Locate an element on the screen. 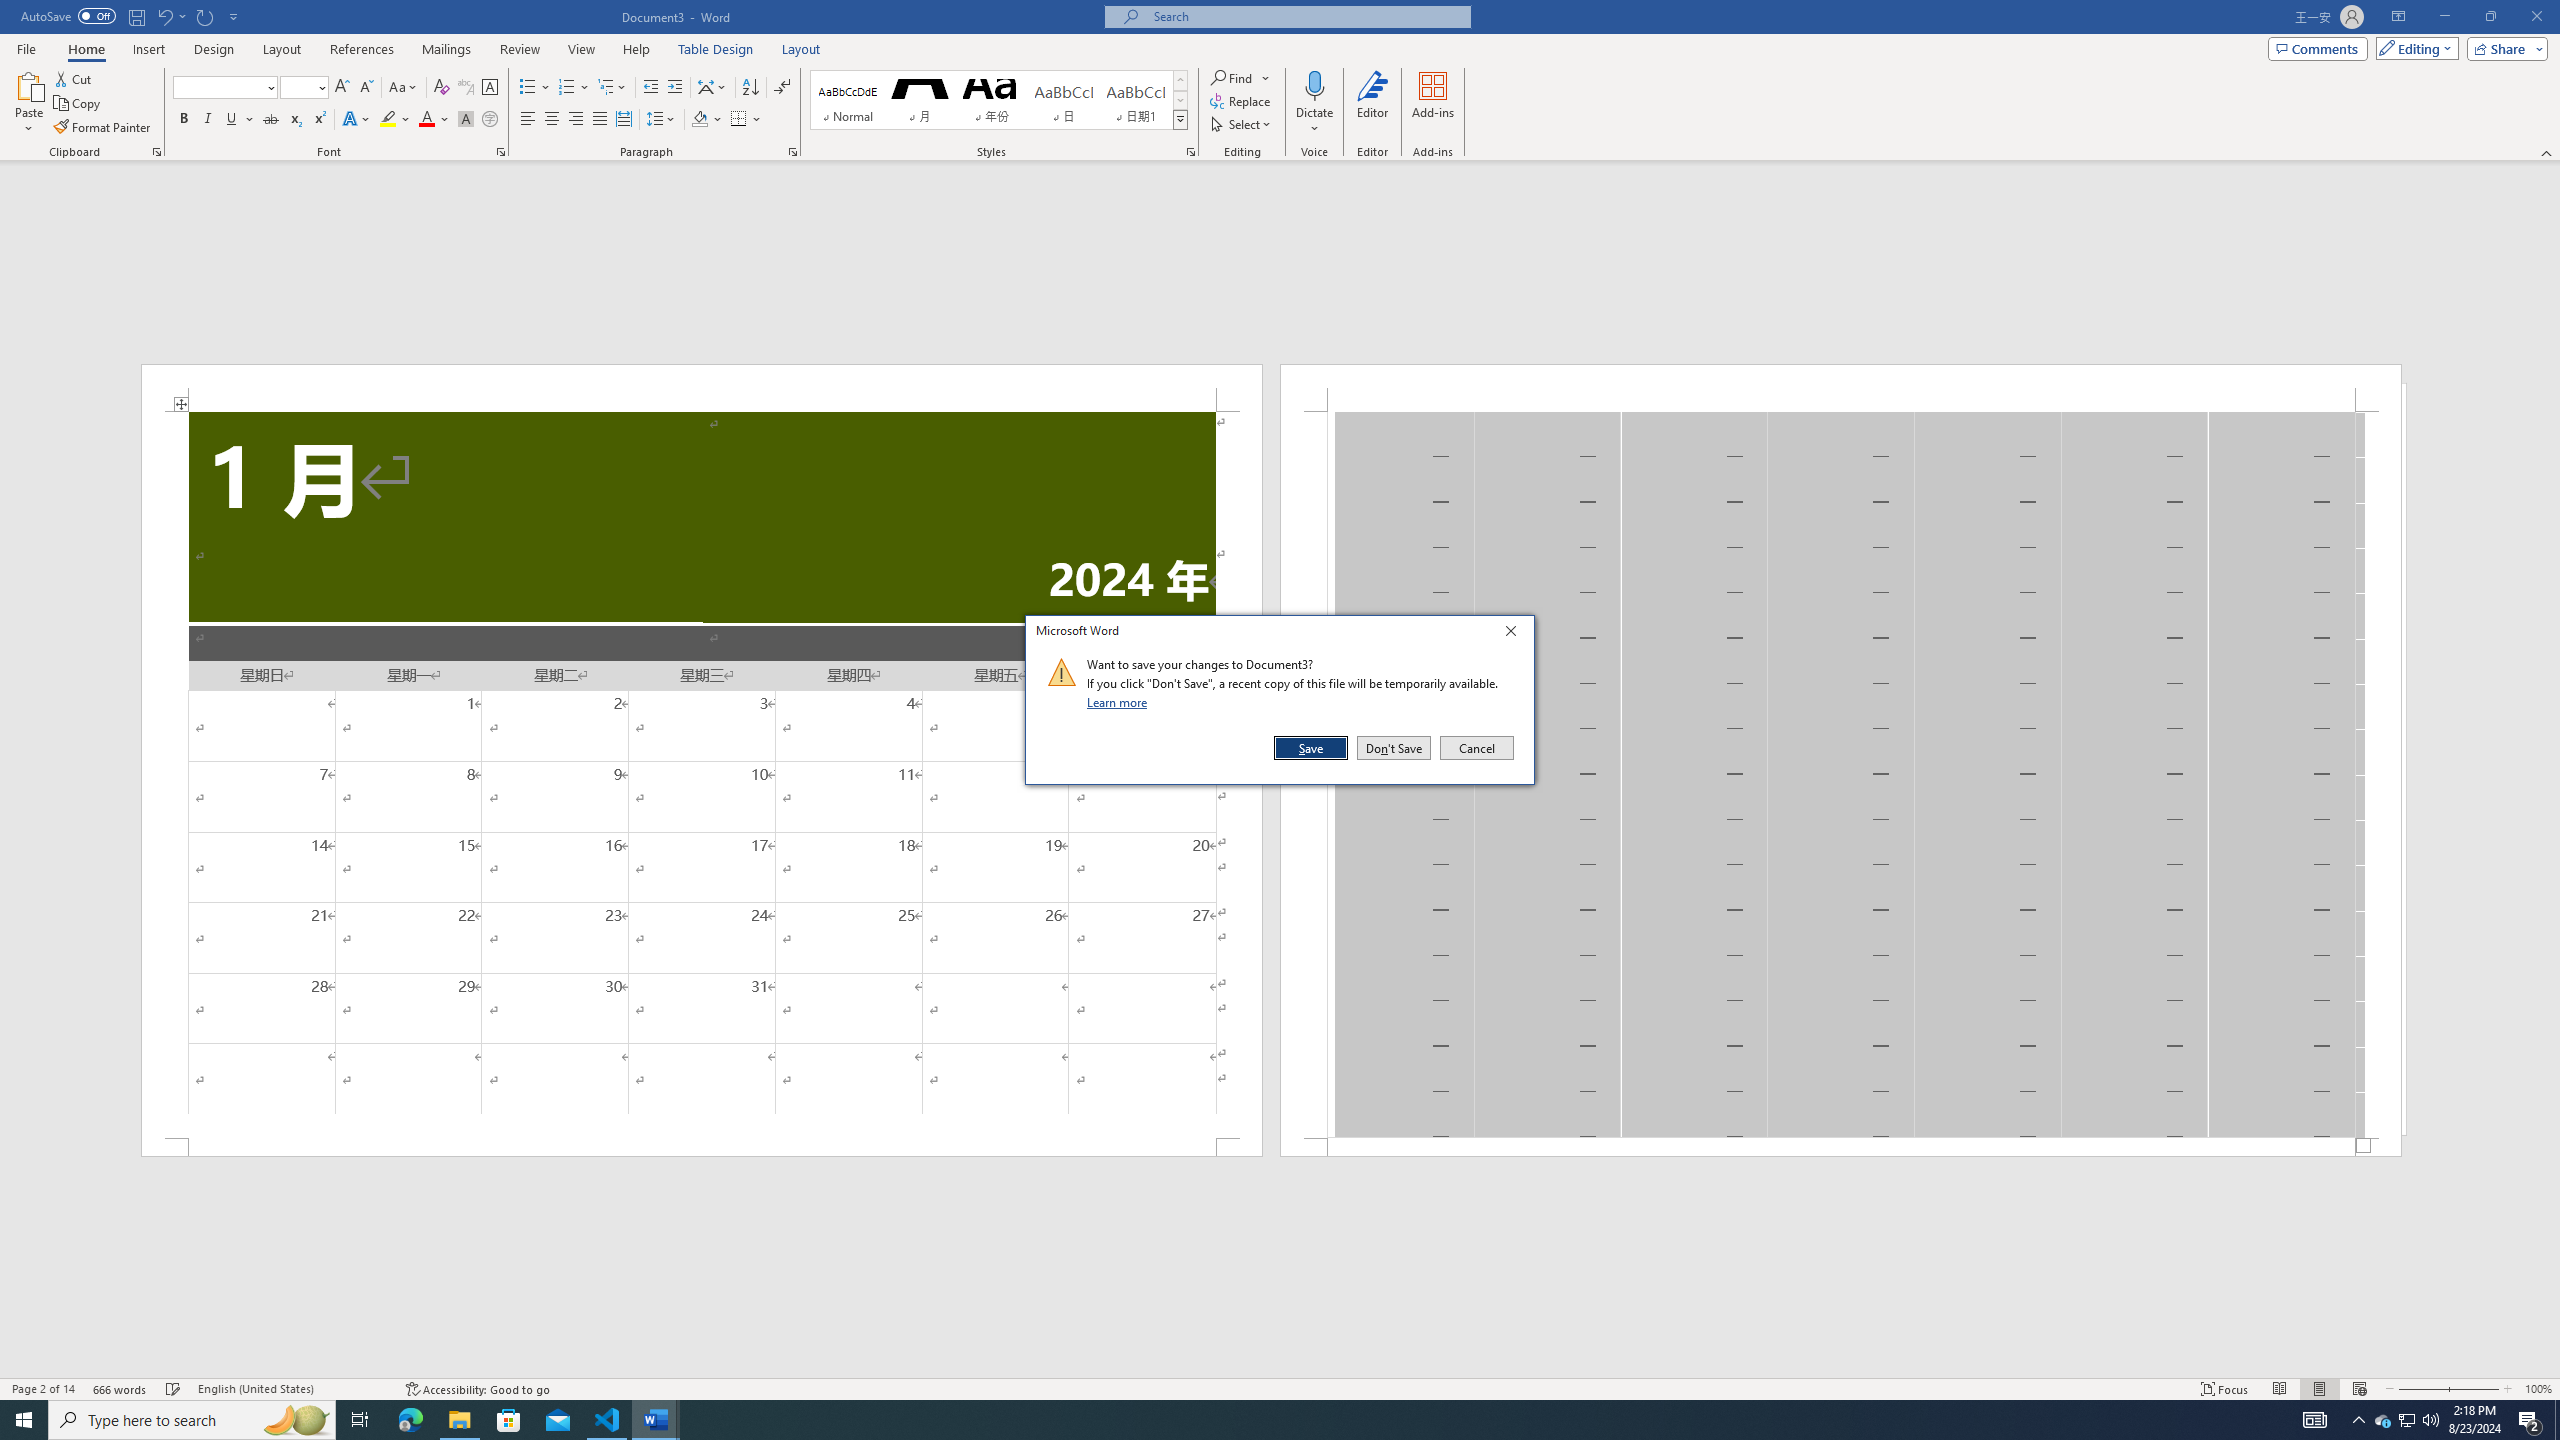 The image size is (2560, 1440). 'Search highlights icon opens search home window' is located at coordinates (294, 1418).